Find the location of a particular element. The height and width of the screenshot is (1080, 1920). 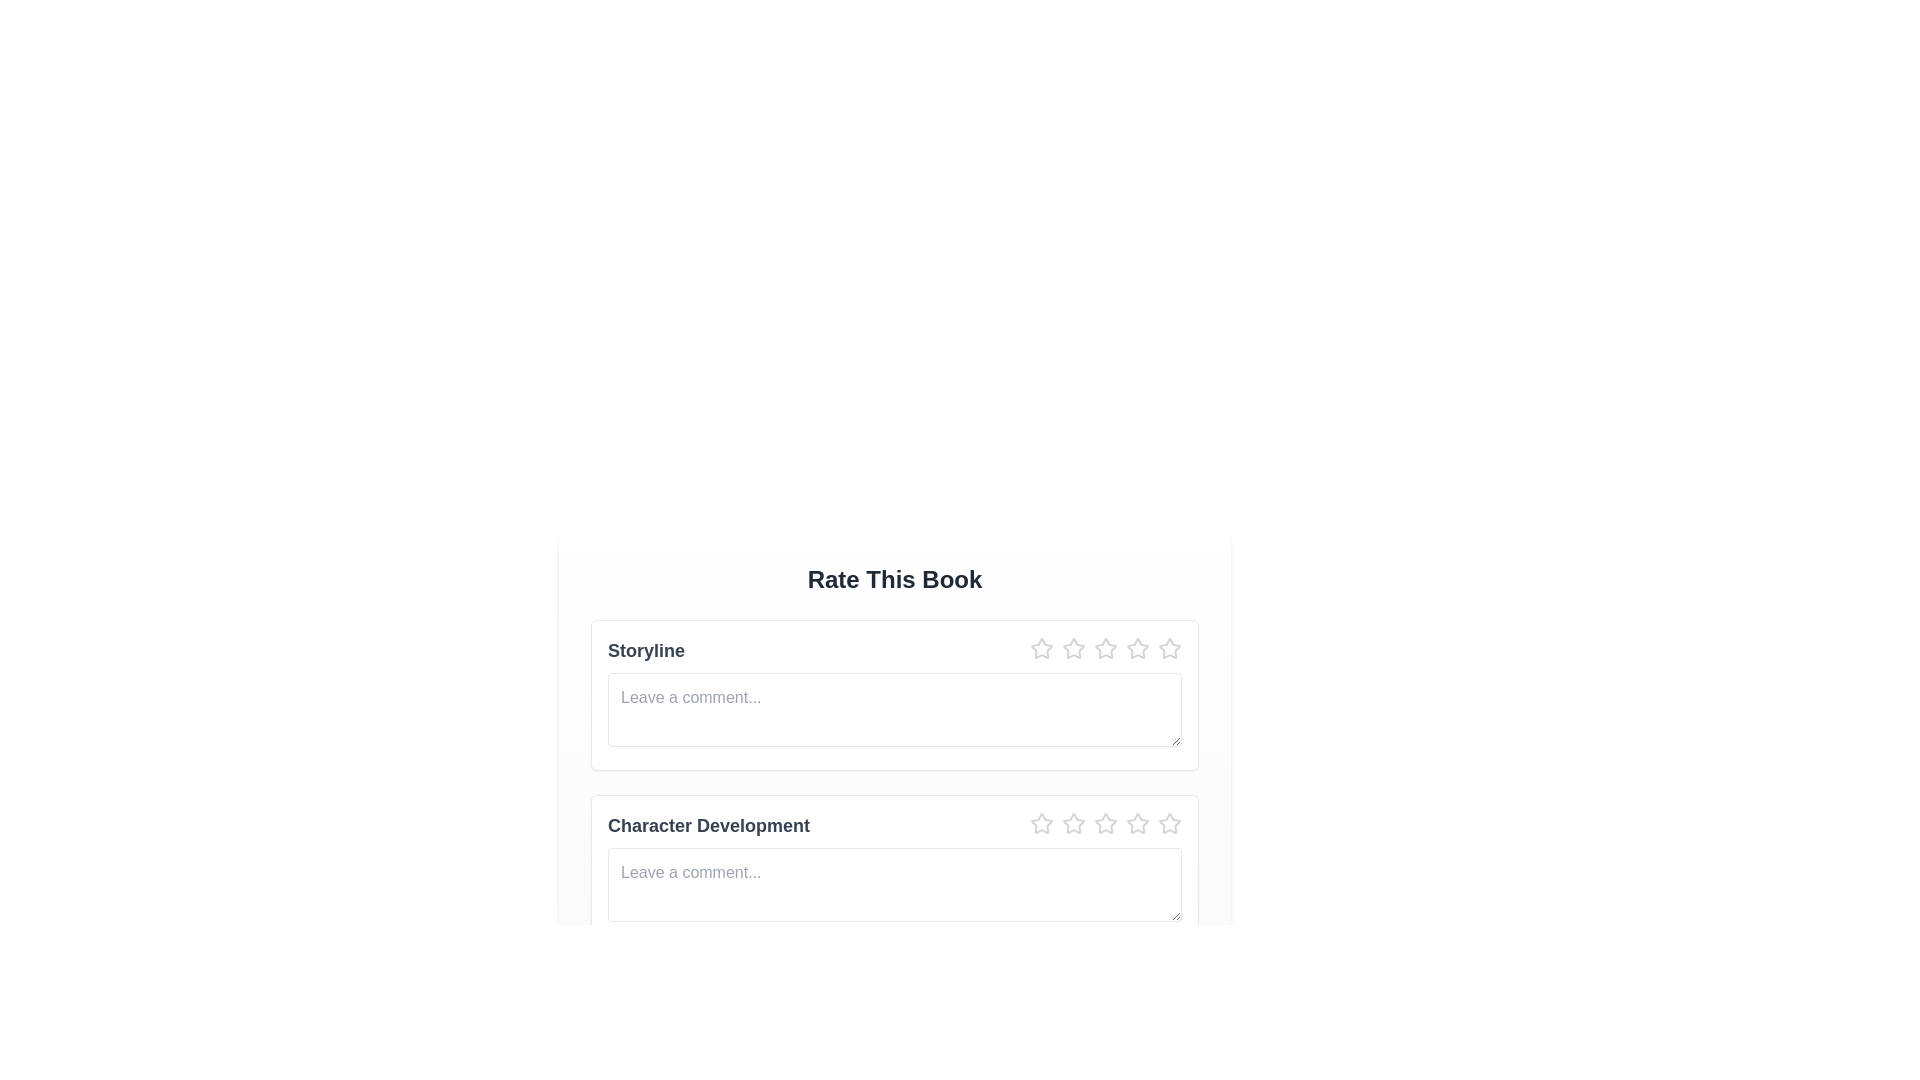

the third clickable rating star icon, which is part of a sequence of five stars located to the right of the 'Storyline' label is located at coordinates (1073, 648).